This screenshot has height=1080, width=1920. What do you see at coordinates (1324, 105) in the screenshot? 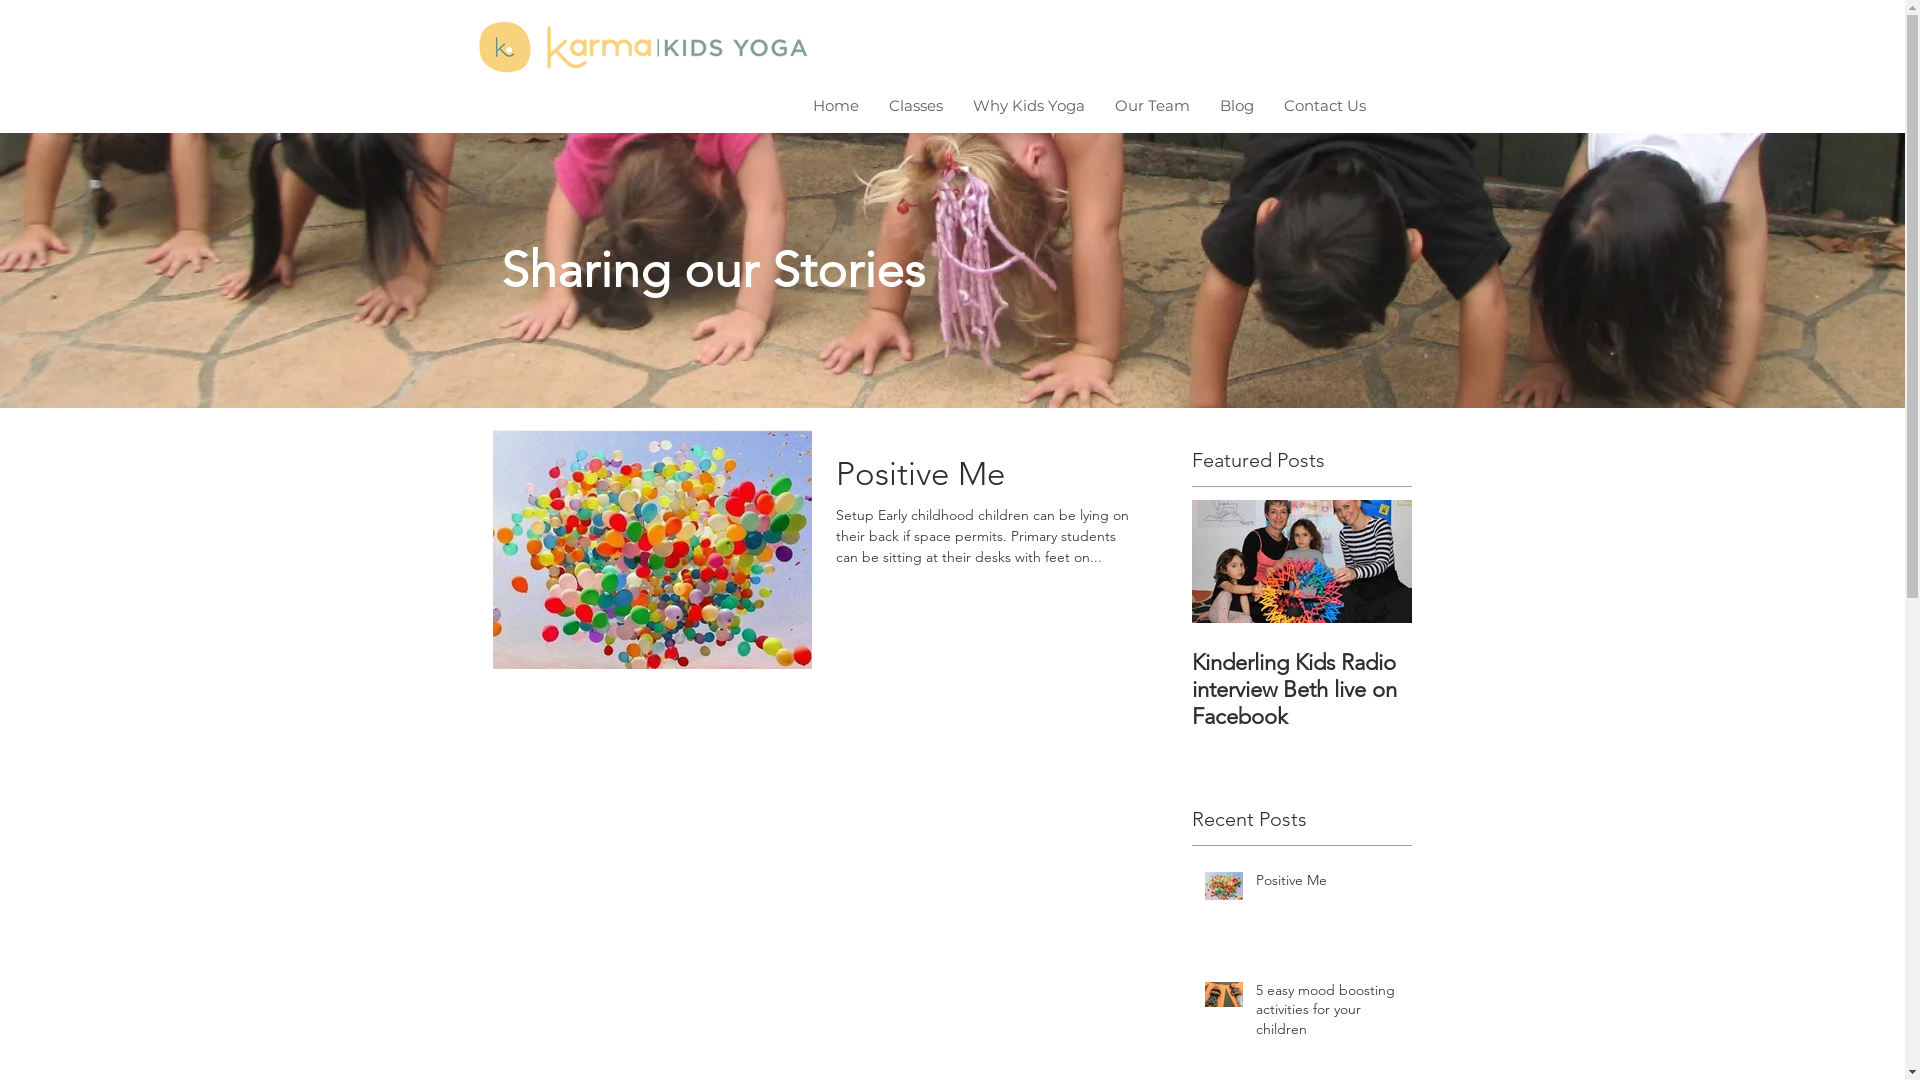
I see `'Contact Us'` at bounding box center [1324, 105].